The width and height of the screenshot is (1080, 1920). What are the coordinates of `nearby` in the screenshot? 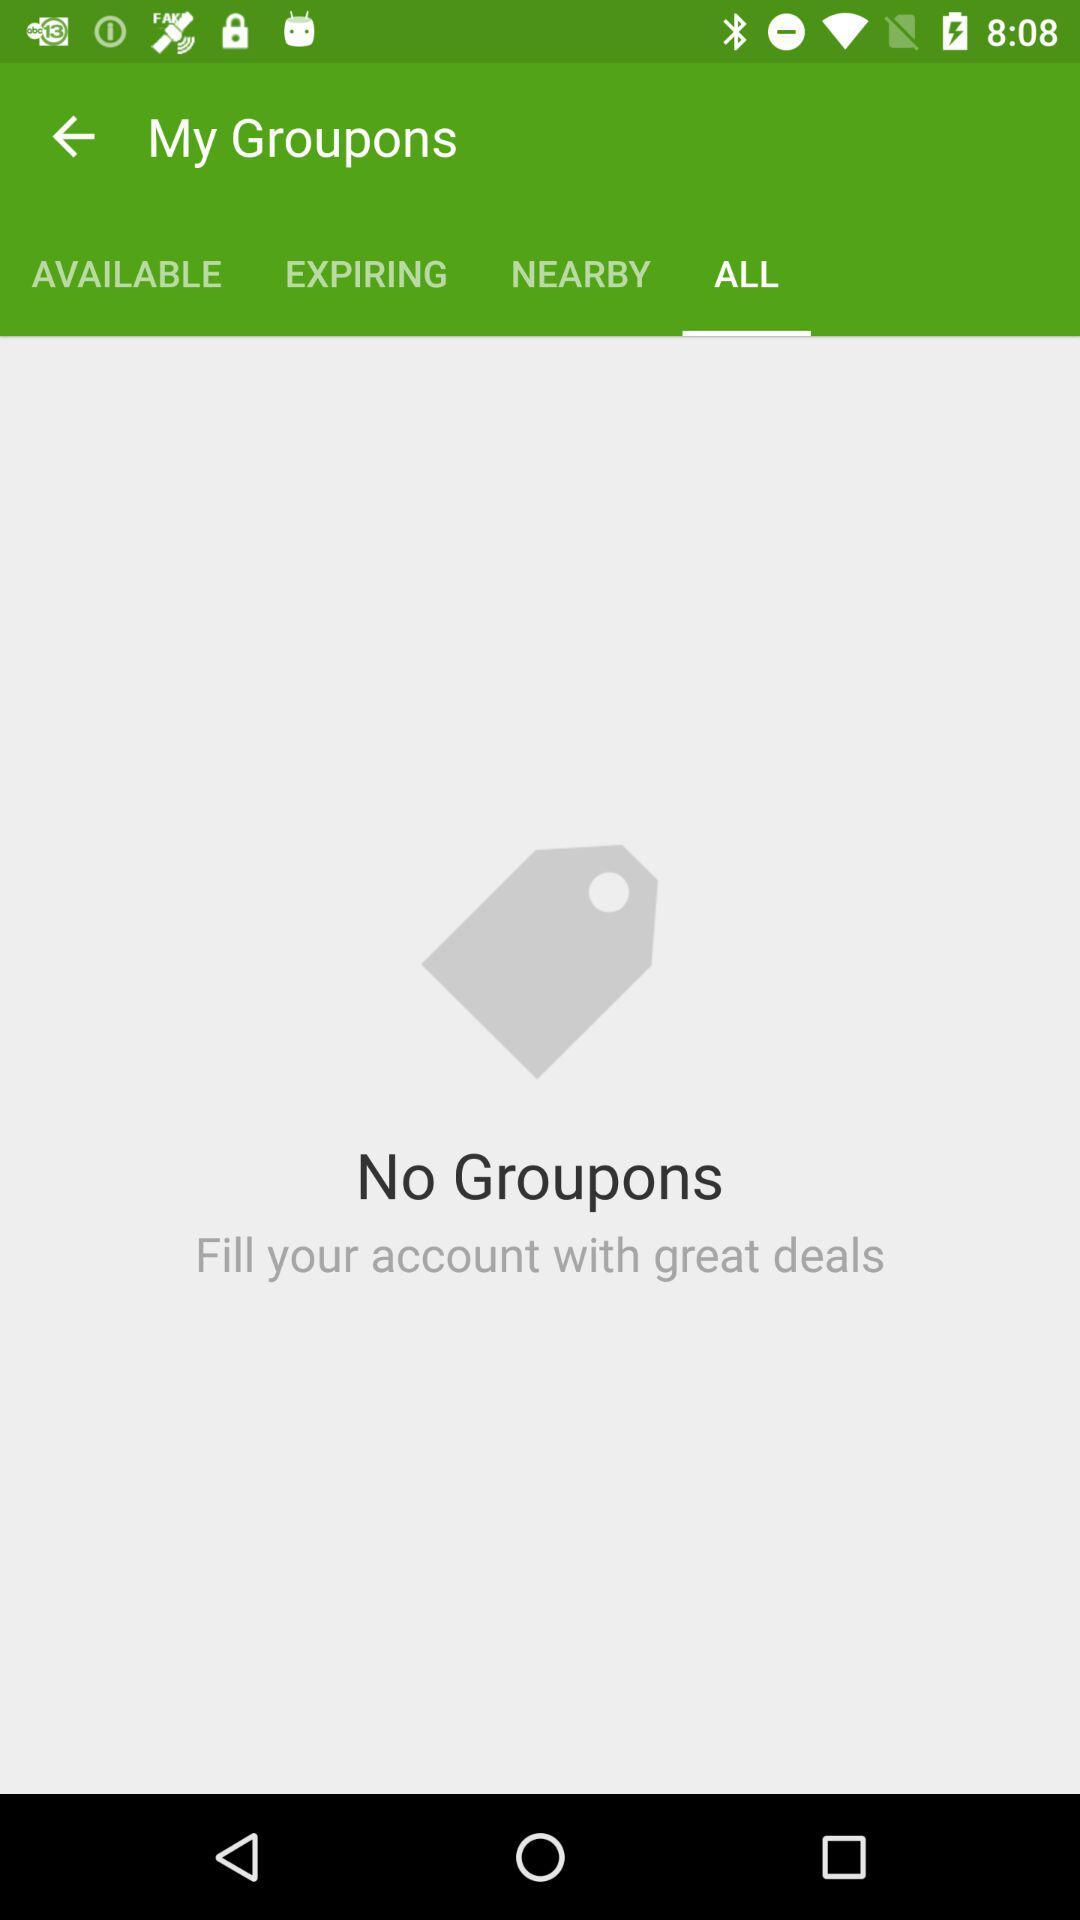 It's located at (580, 272).